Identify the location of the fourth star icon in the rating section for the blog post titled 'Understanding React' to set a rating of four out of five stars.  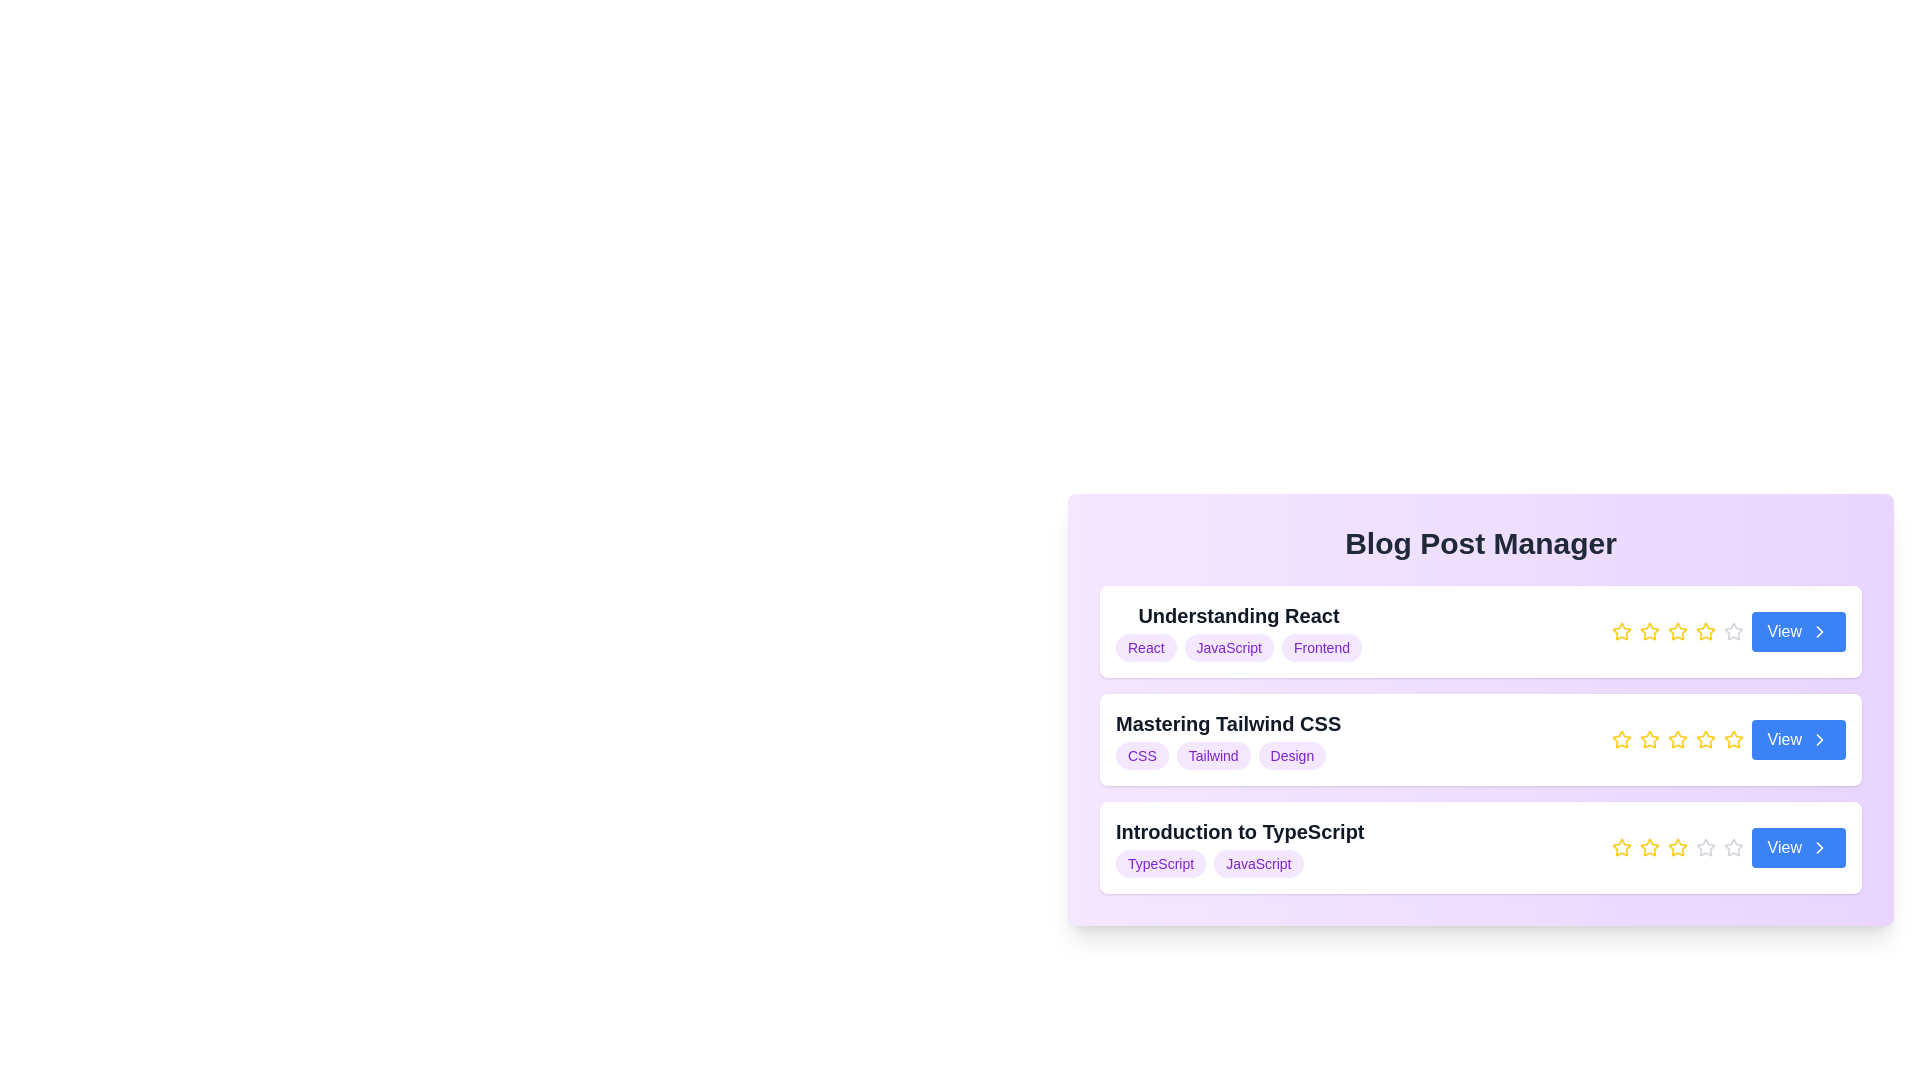
(1704, 631).